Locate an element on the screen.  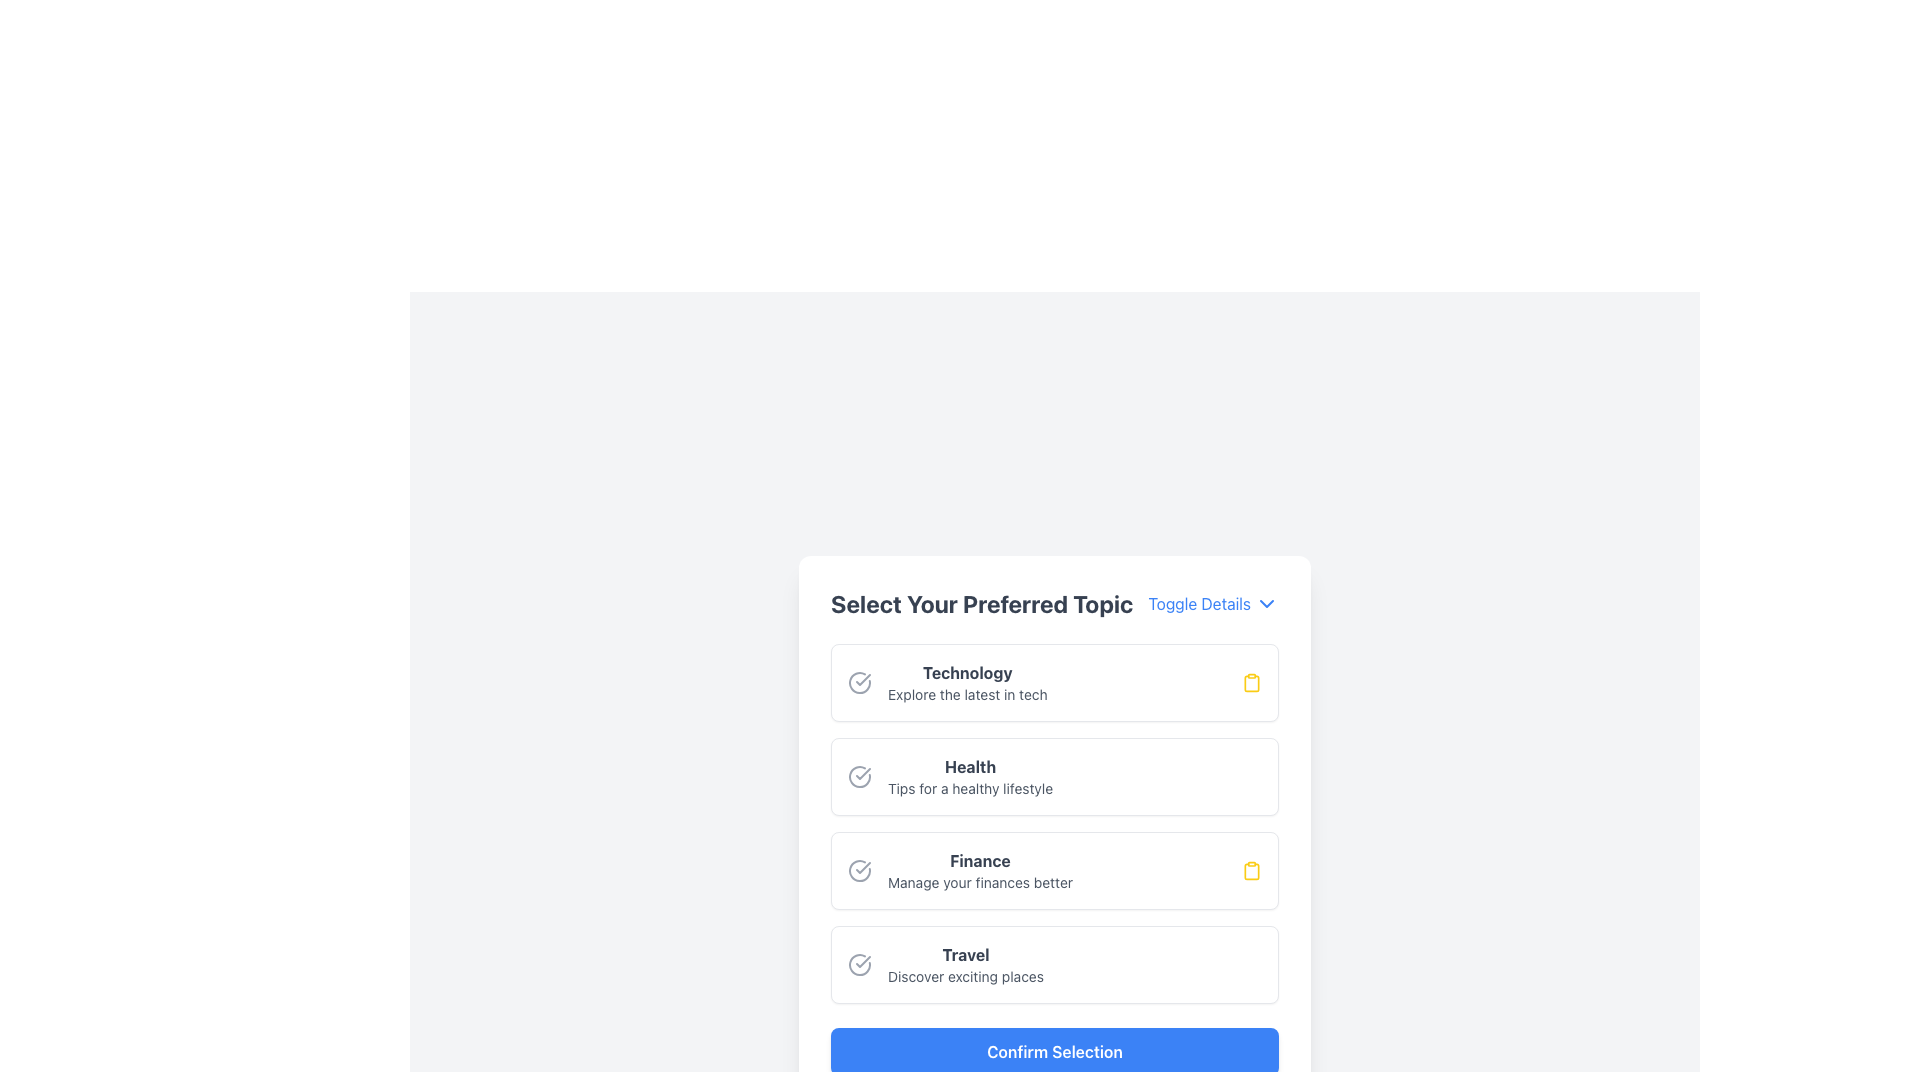
the 'Toggle Details' button located in the top-right corner of the 'Select Your Preferred Topic' panel is located at coordinates (1212, 603).